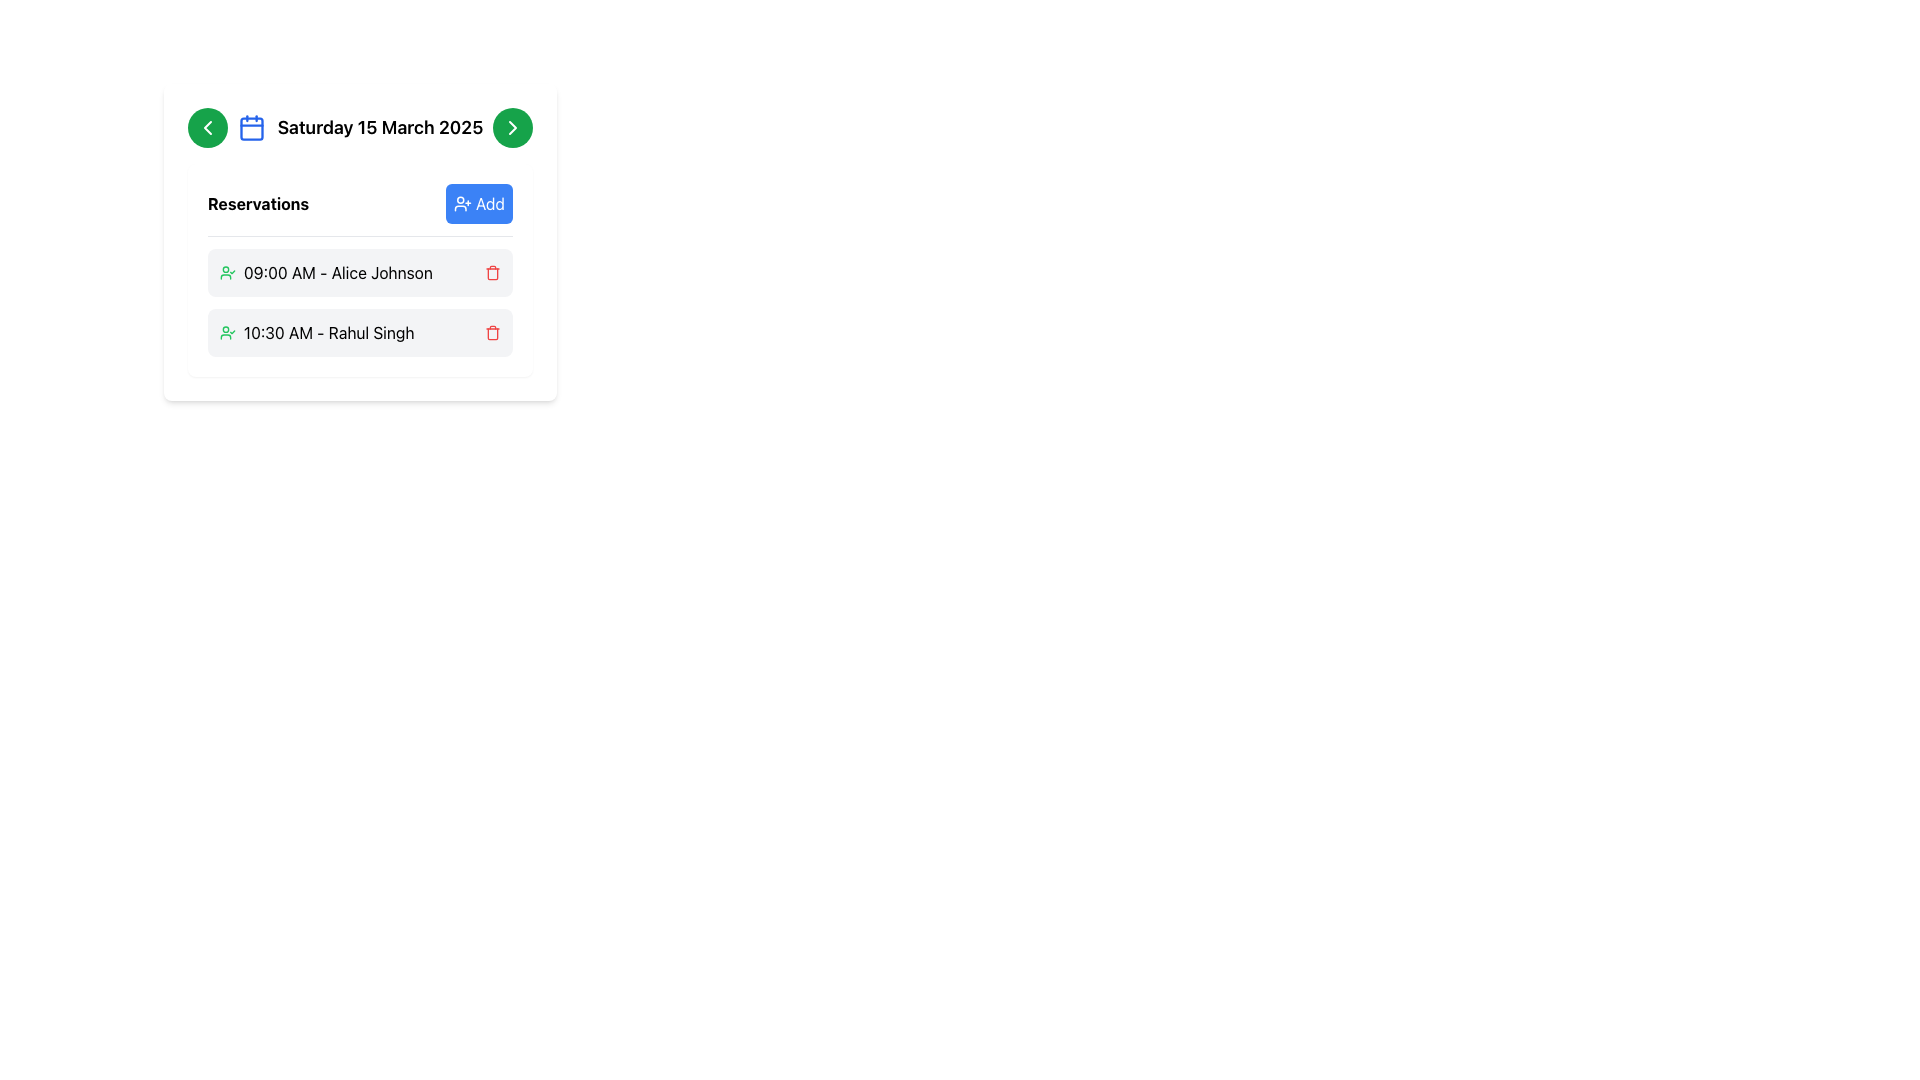 The height and width of the screenshot is (1080, 1920). Describe the element at coordinates (478, 204) in the screenshot. I see `the blue 'Add' button with a white user-plus icon in the upper-right of the 'Reservations' section to observe hover effects` at that location.